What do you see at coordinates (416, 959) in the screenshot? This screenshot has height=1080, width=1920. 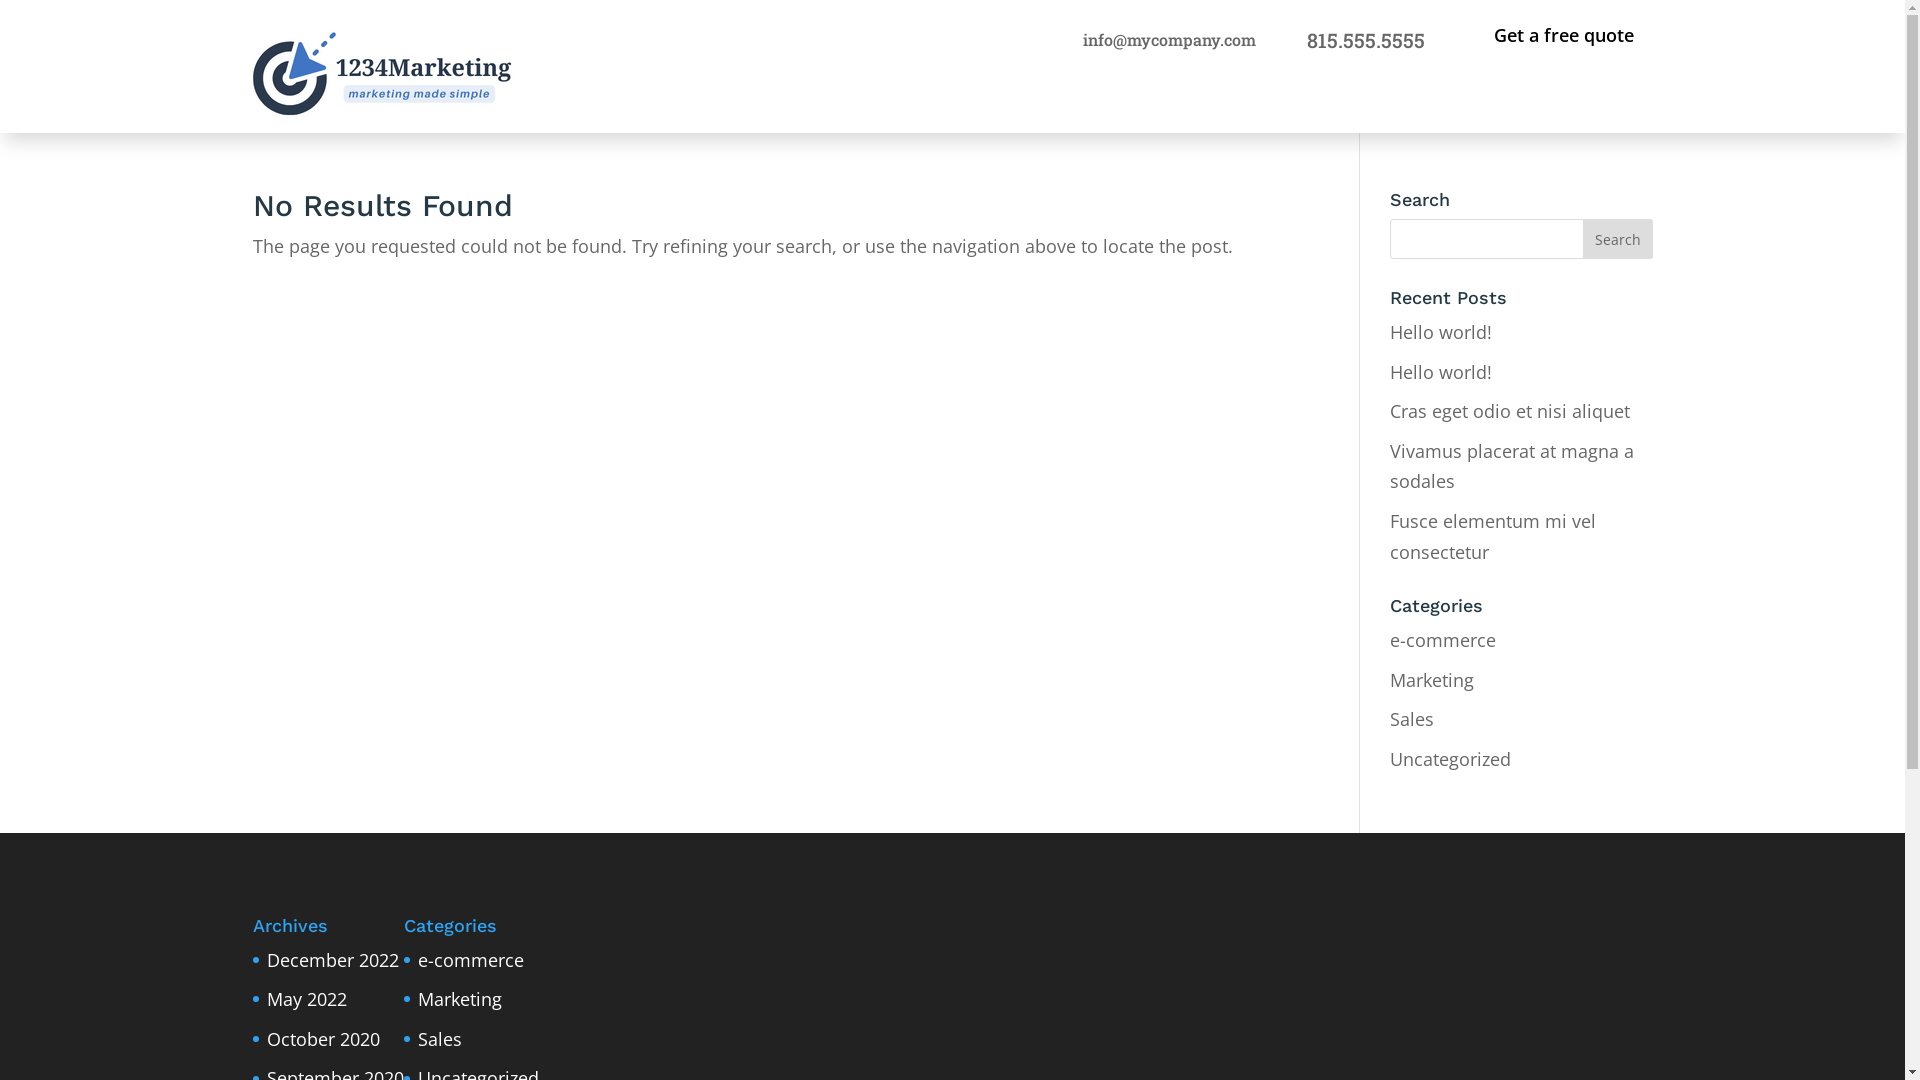 I see `'e-commerce'` at bounding box center [416, 959].